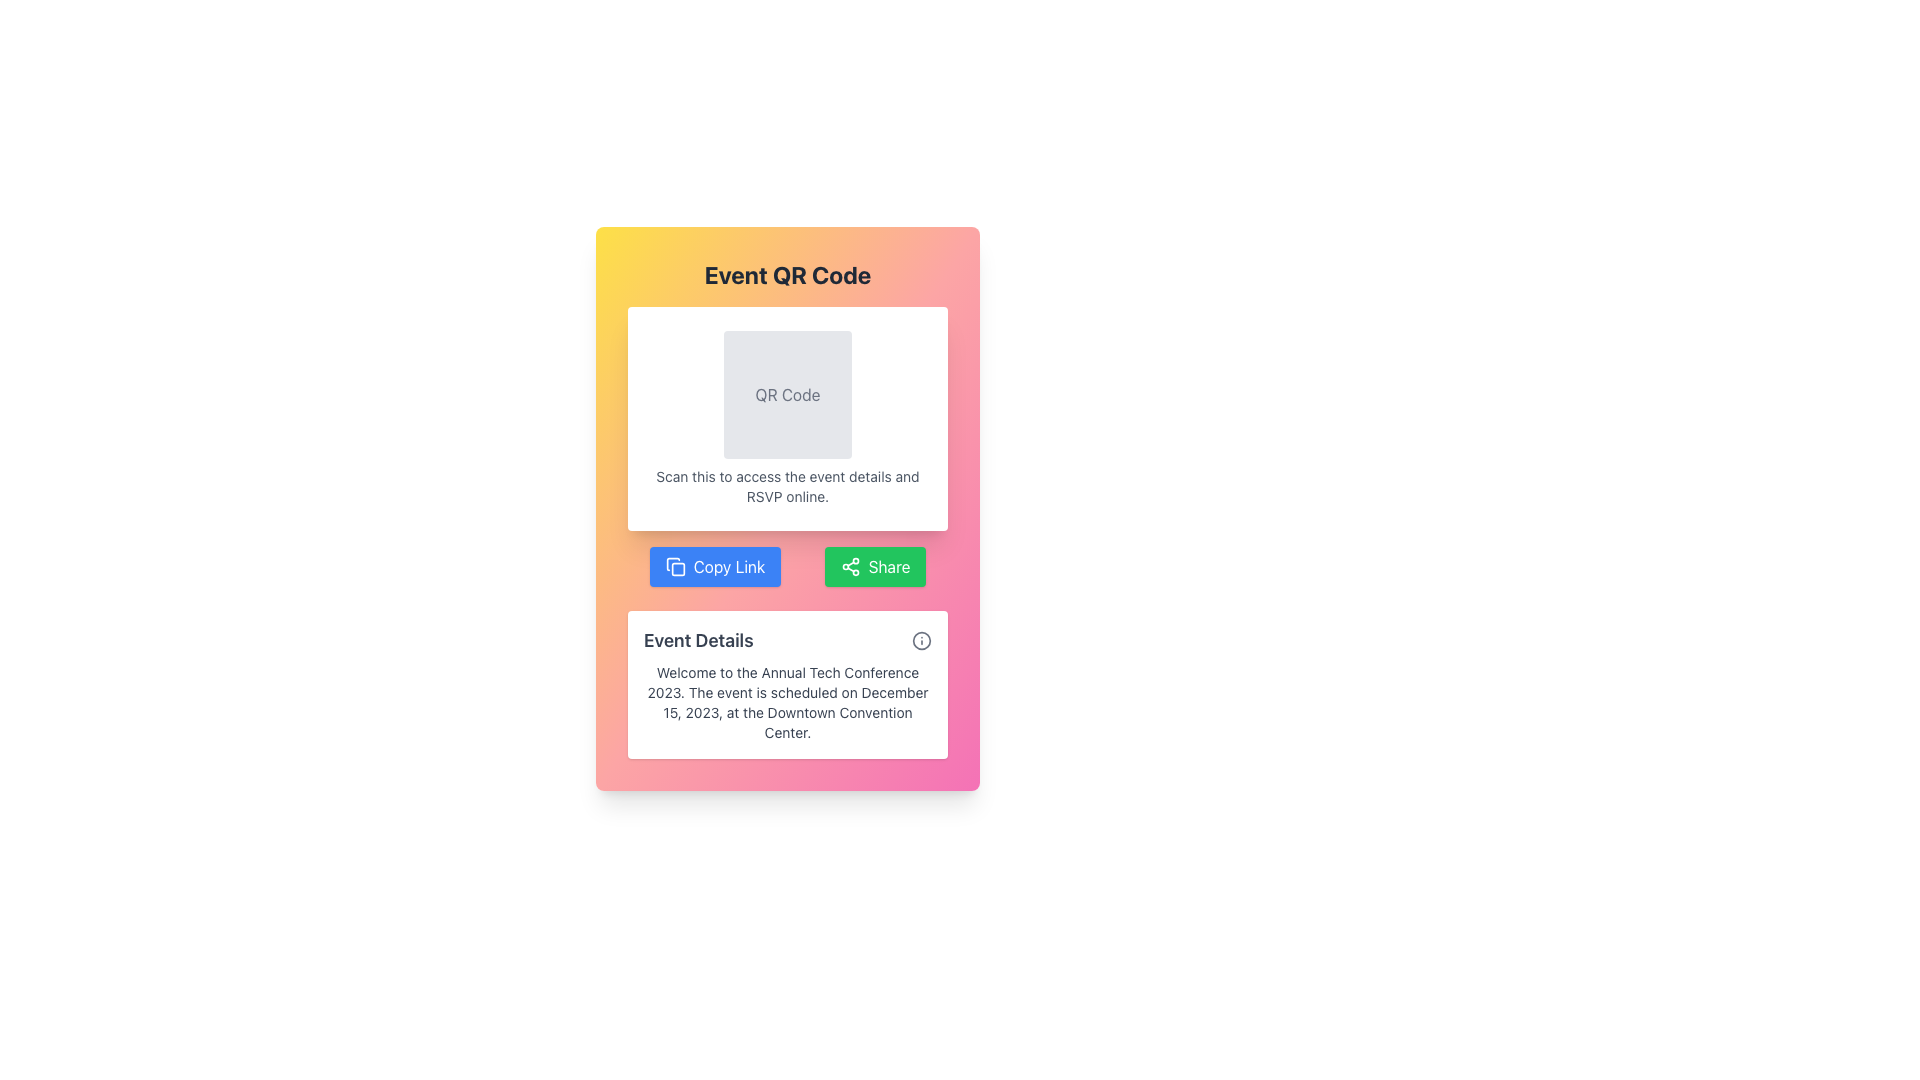 The image size is (1920, 1080). I want to click on the centered gray box labeled 'QR Code', which serves as a placeholder for QR code functionality, located within a white card beneath the heading 'Event QR Code', so click(786, 394).